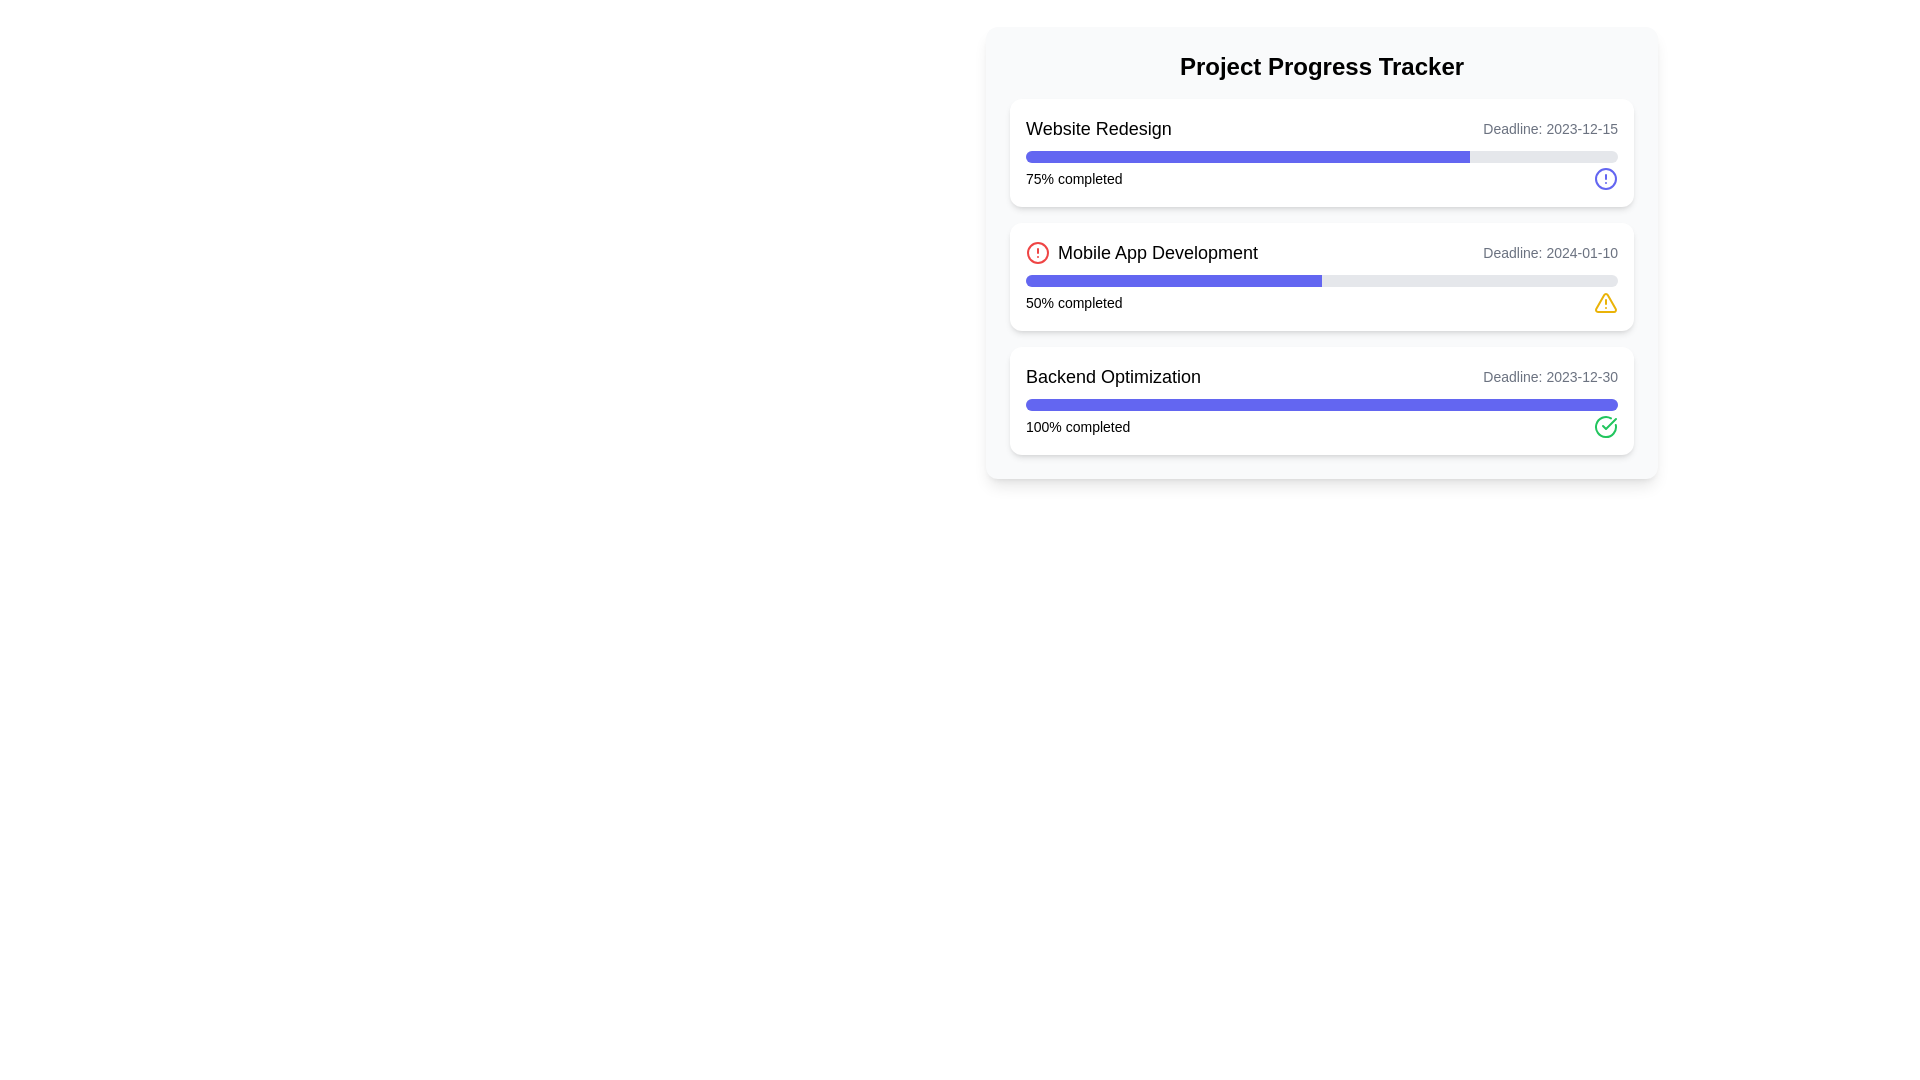 The image size is (1920, 1080). I want to click on the progress bar indicating 50% completion of the 'Mobile App Development' task, so click(1321, 281).